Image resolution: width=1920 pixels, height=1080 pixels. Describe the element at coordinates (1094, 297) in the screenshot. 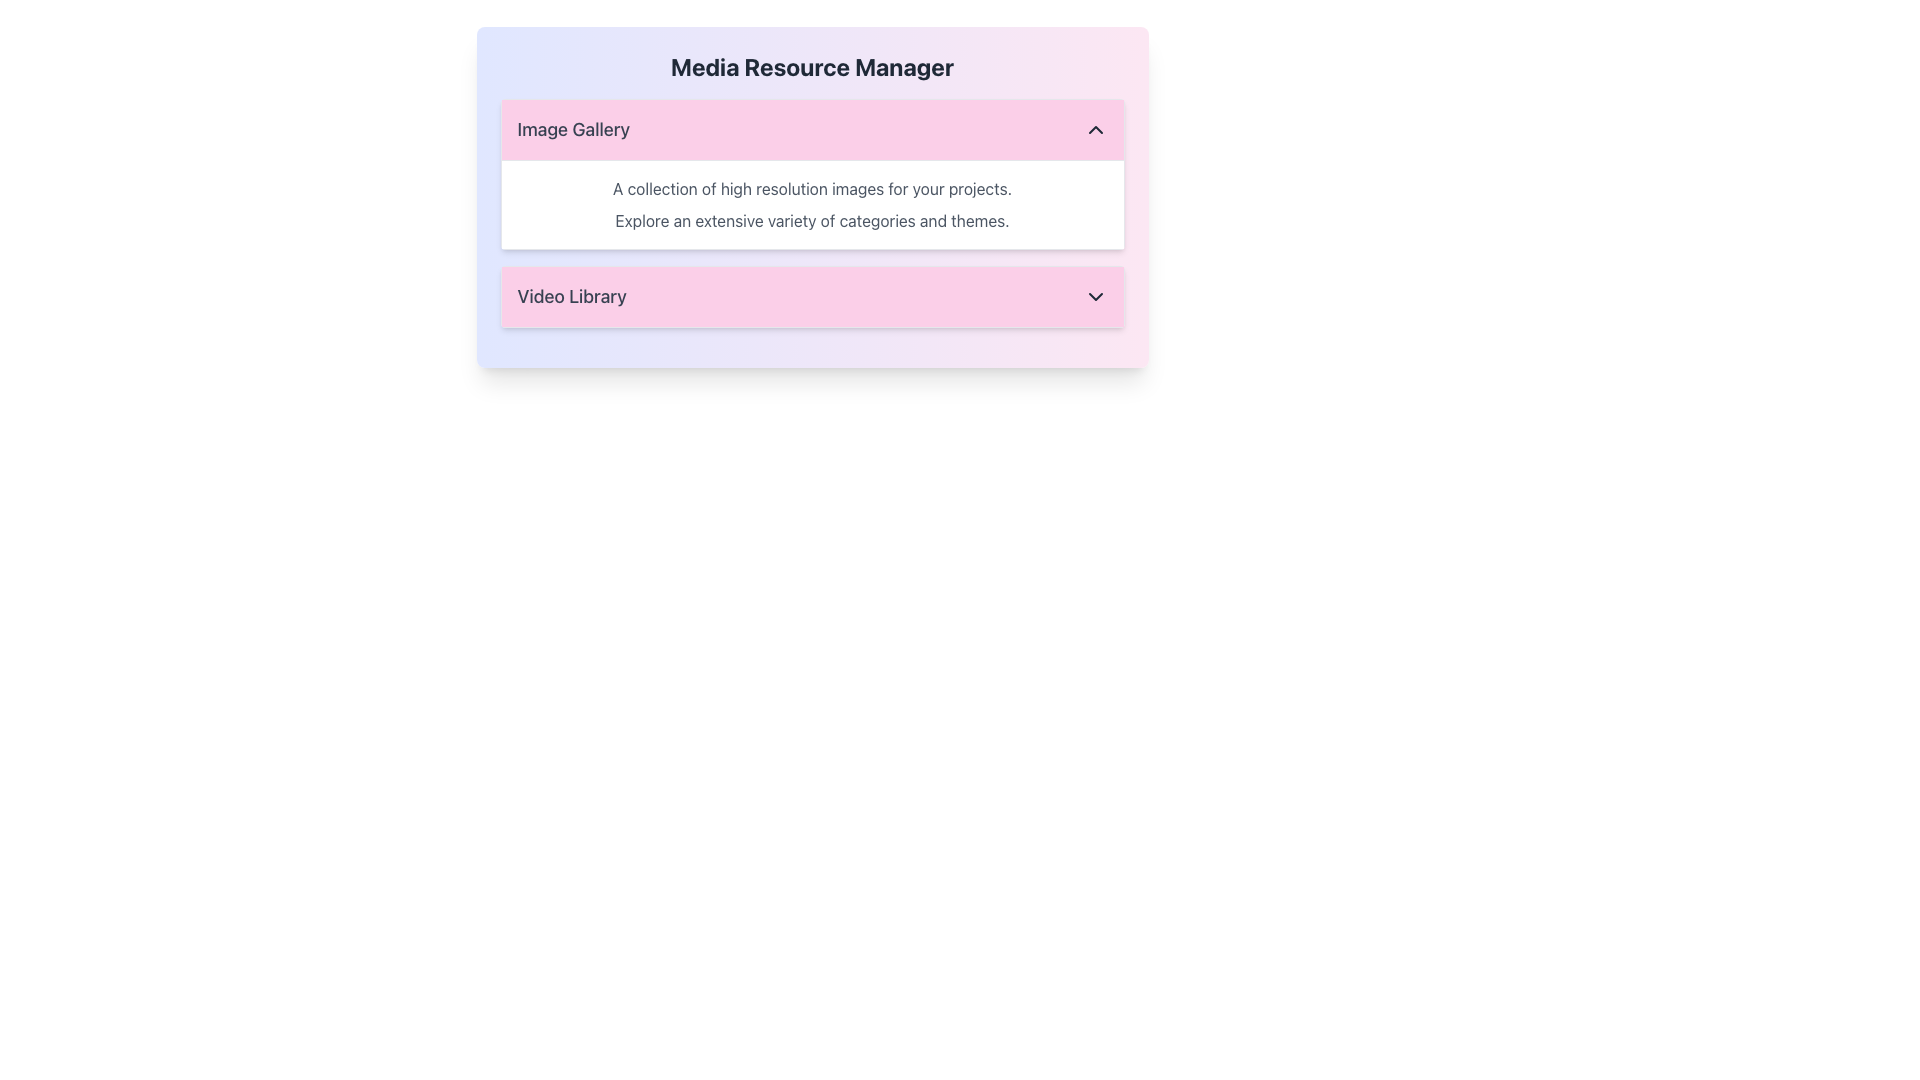

I see `the chevron icon located at the far right of the 'Video Library' section` at that location.